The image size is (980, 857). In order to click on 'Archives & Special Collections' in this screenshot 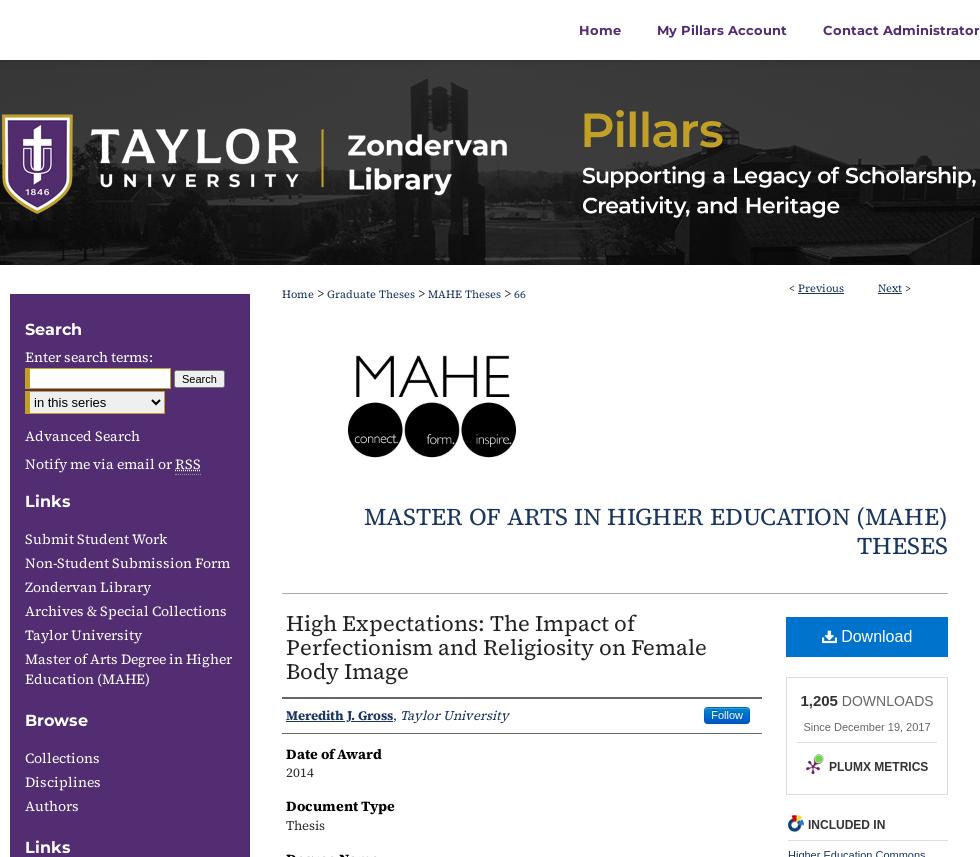, I will do `click(24, 610)`.